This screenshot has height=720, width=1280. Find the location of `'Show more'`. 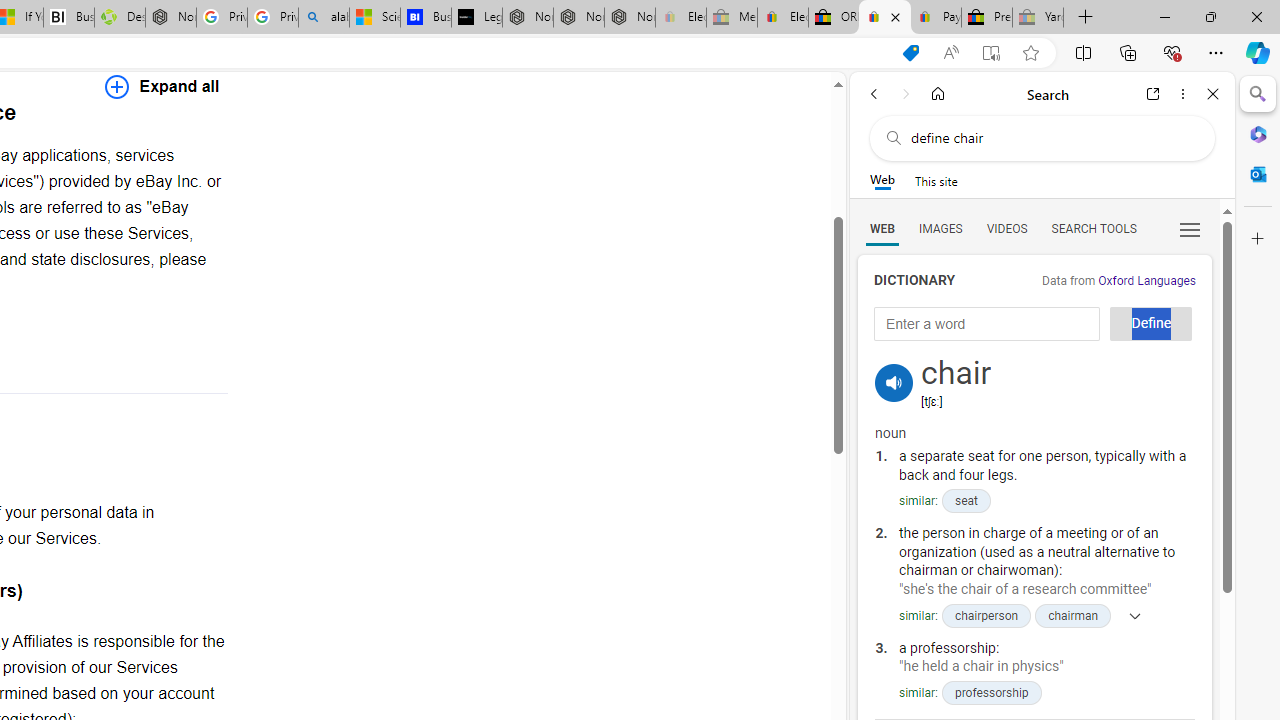

'Show more' is located at coordinates (1129, 614).